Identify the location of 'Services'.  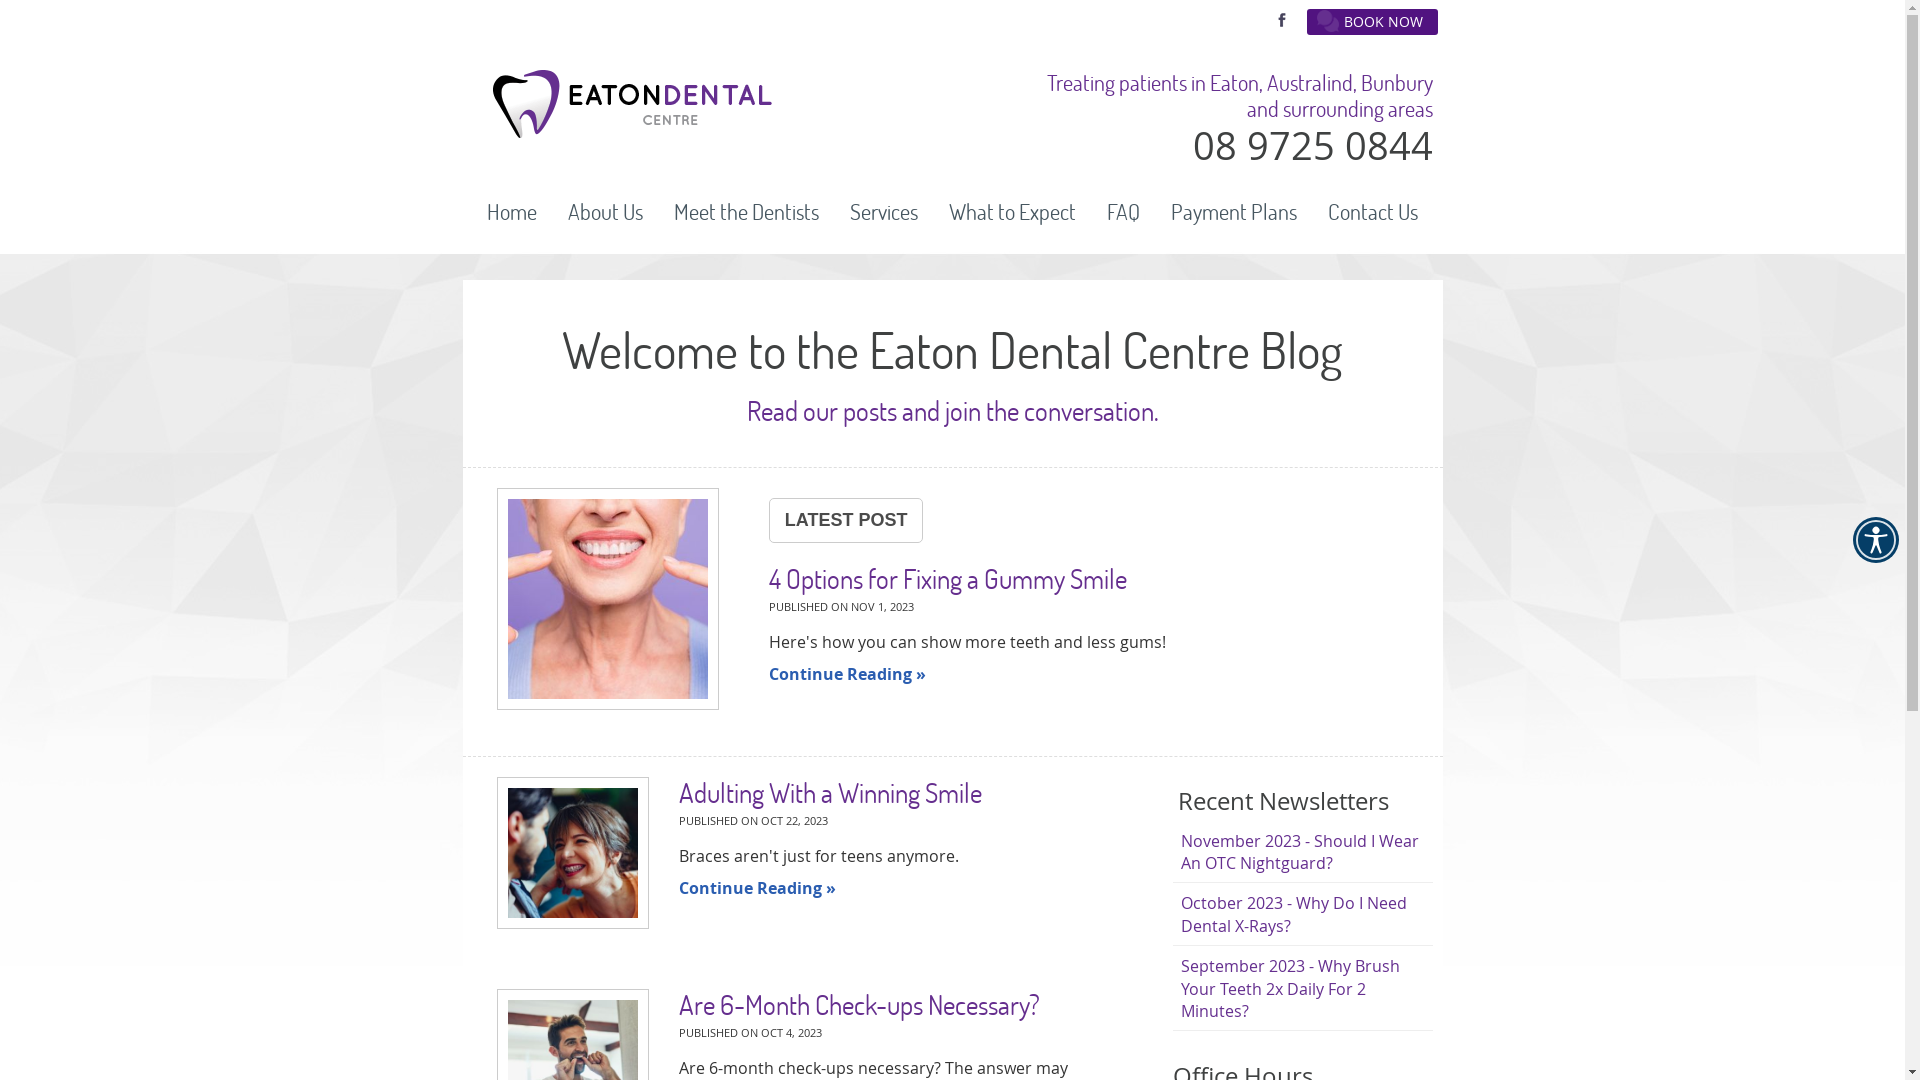
(883, 212).